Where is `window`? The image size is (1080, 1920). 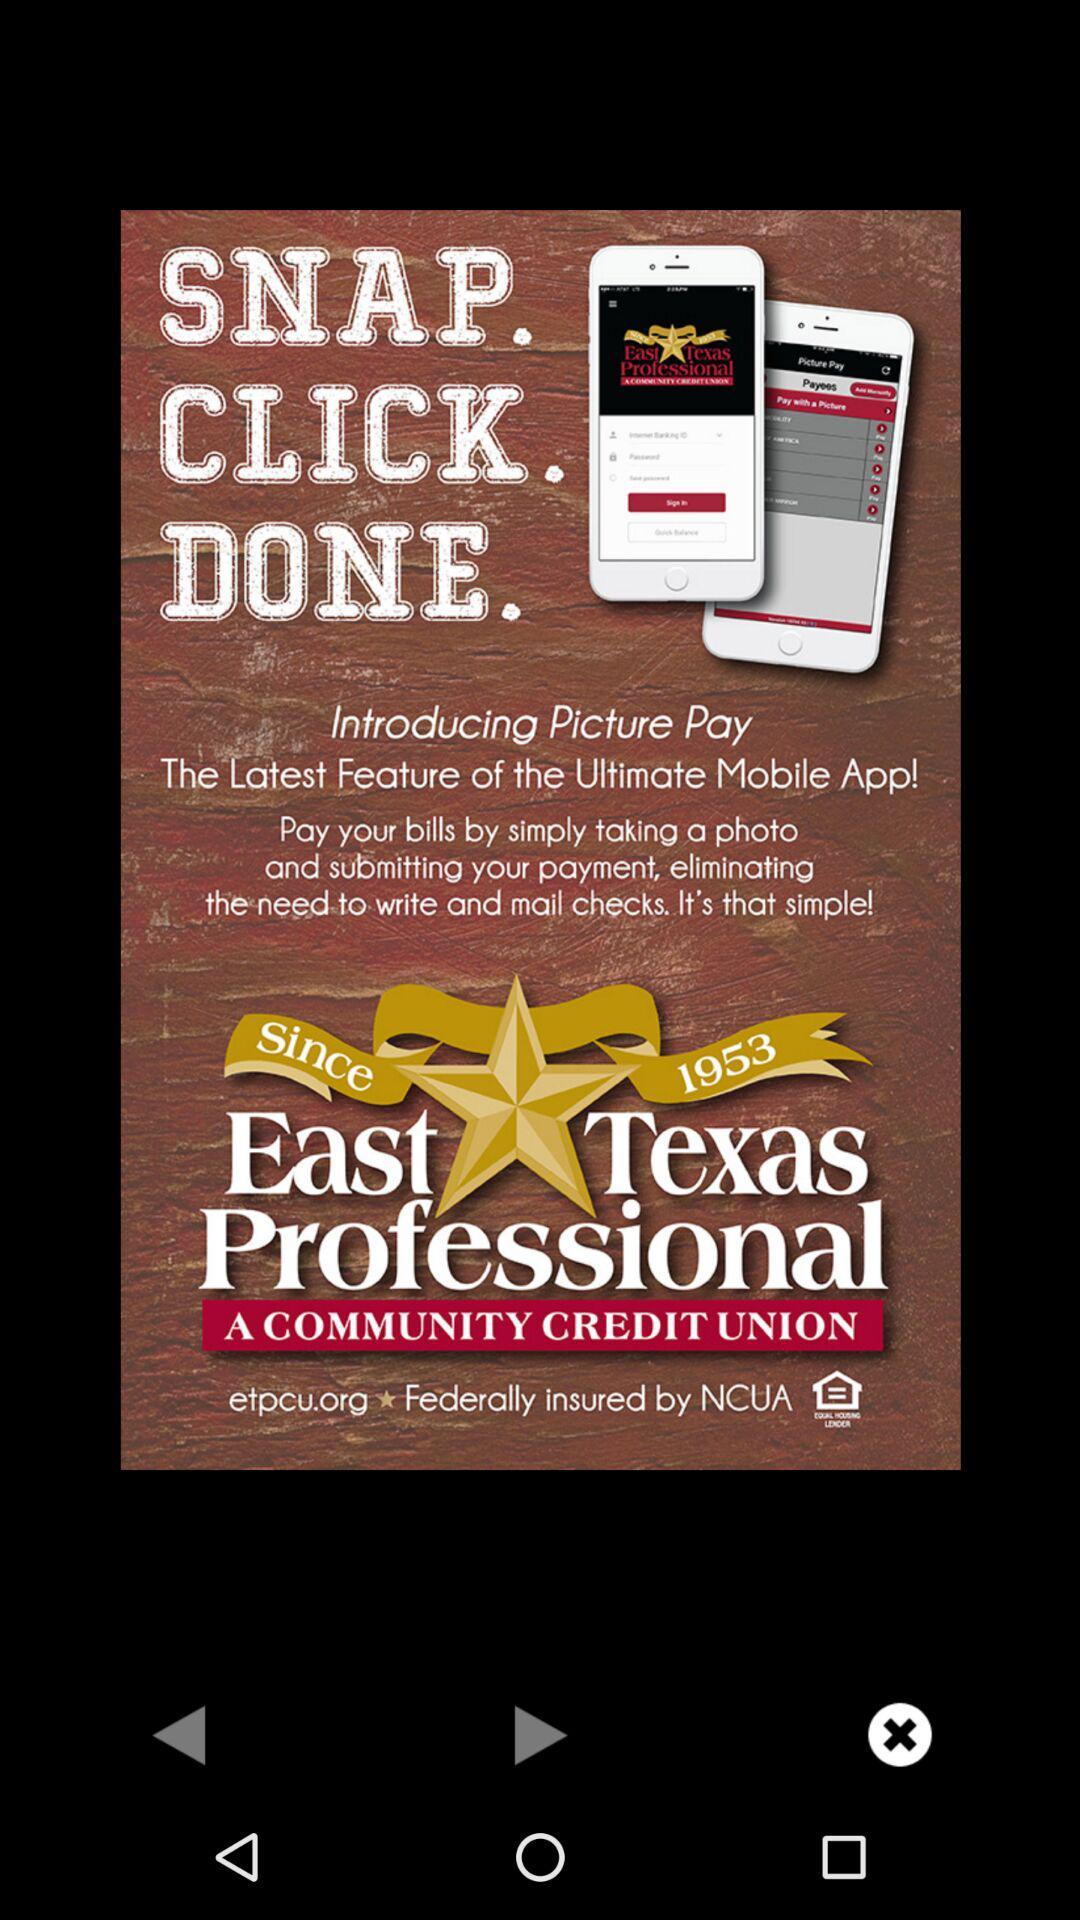
window is located at coordinates (898, 1733).